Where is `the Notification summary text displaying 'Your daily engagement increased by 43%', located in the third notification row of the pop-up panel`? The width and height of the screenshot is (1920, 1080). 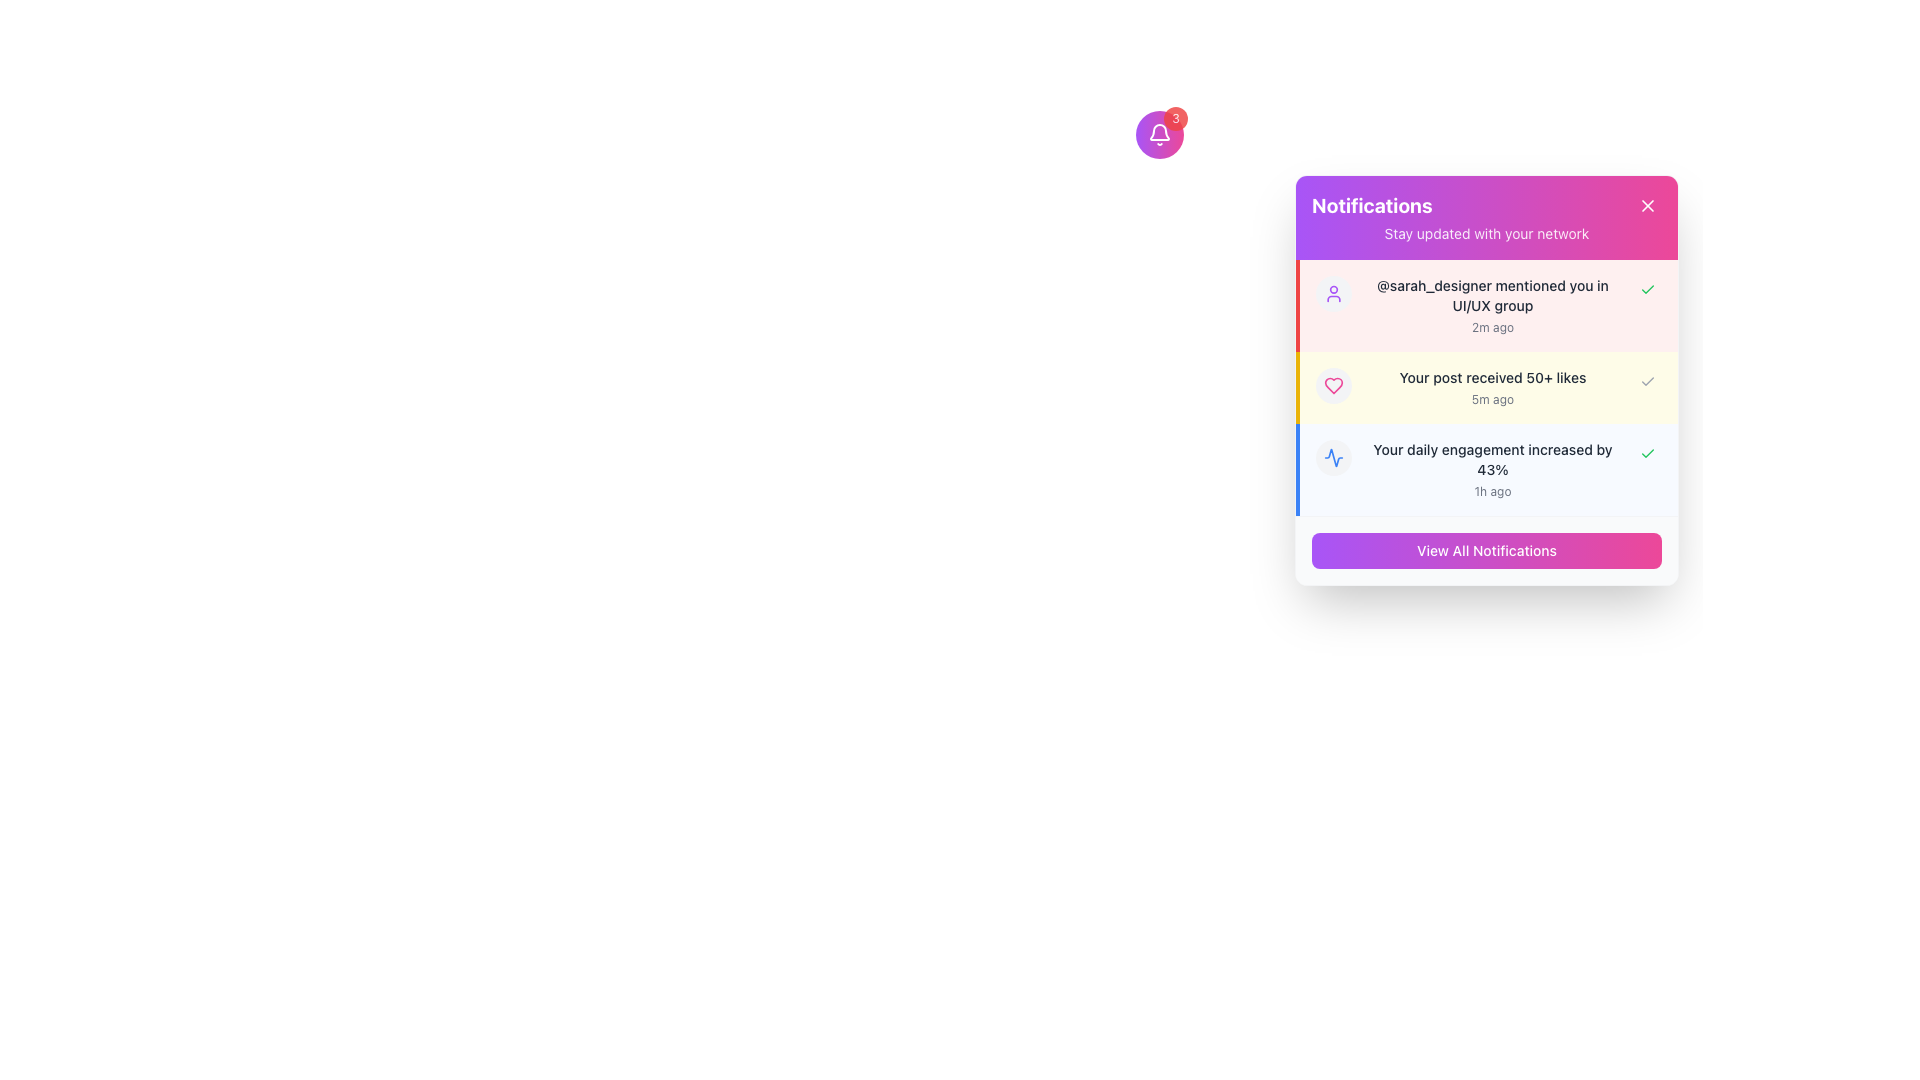 the Notification summary text displaying 'Your daily engagement increased by 43%', located in the third notification row of the pop-up panel is located at coordinates (1492, 470).